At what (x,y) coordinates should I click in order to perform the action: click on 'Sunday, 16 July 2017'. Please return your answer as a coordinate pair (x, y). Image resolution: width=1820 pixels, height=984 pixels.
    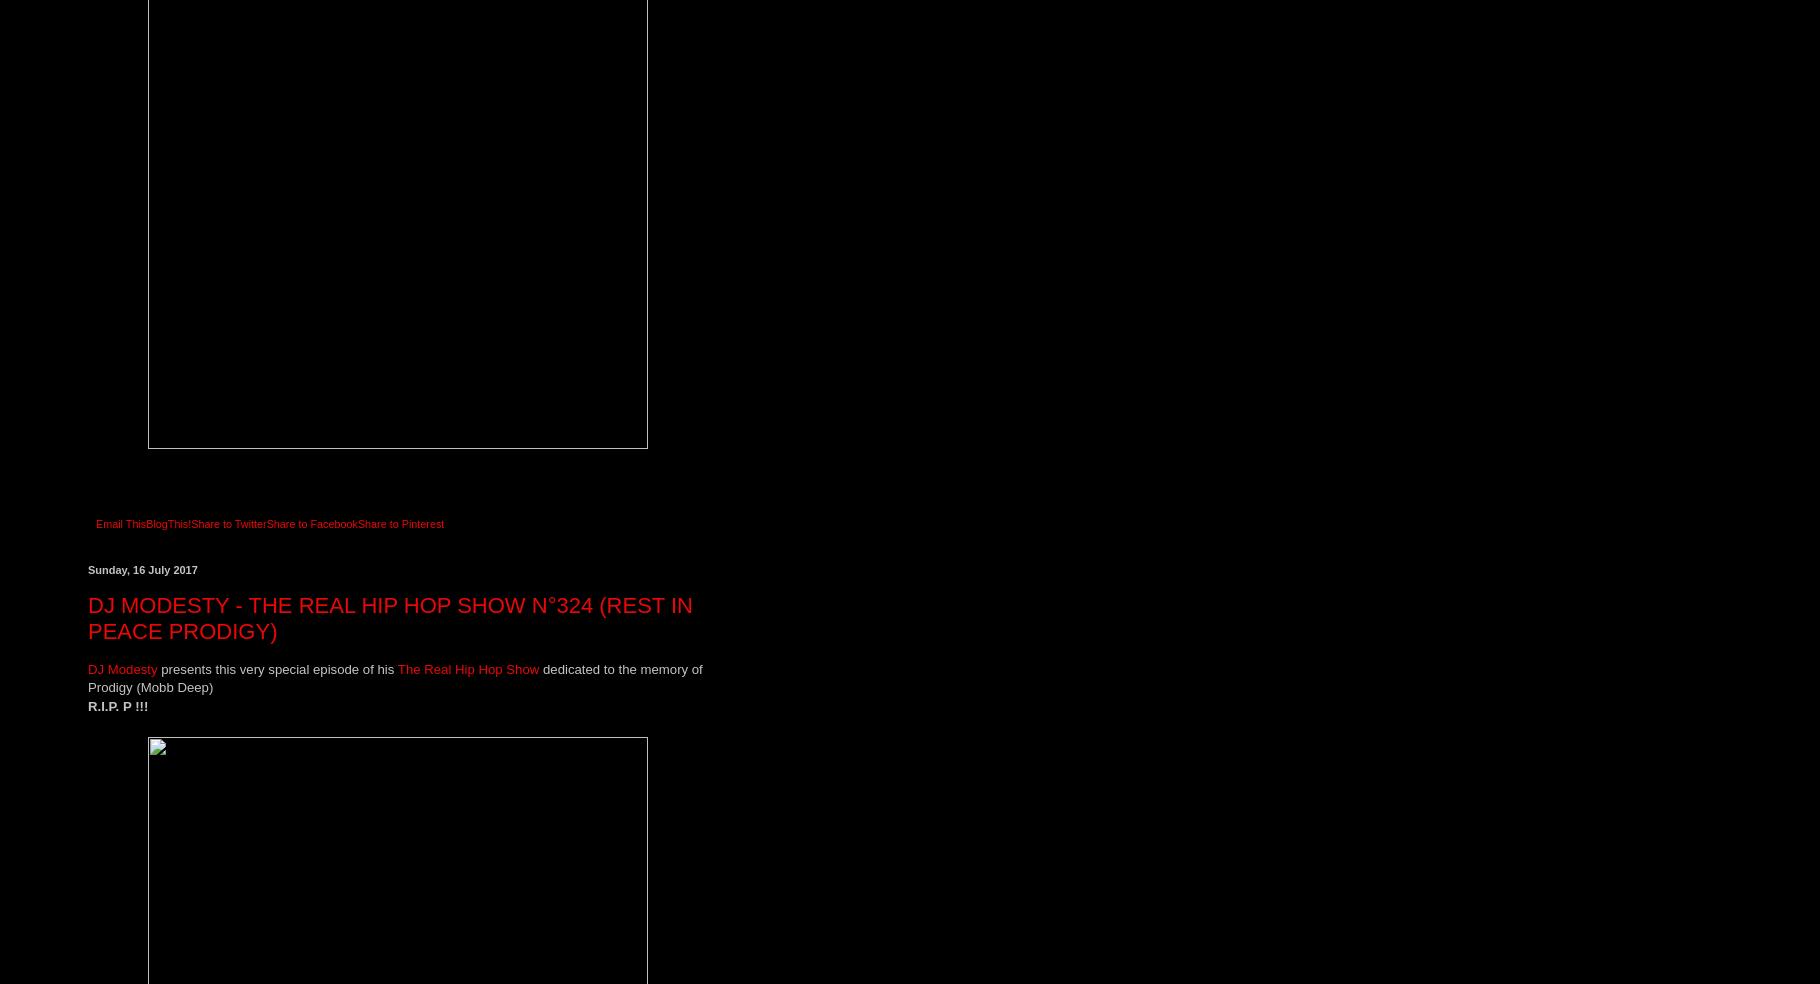
    Looking at the image, I should click on (142, 569).